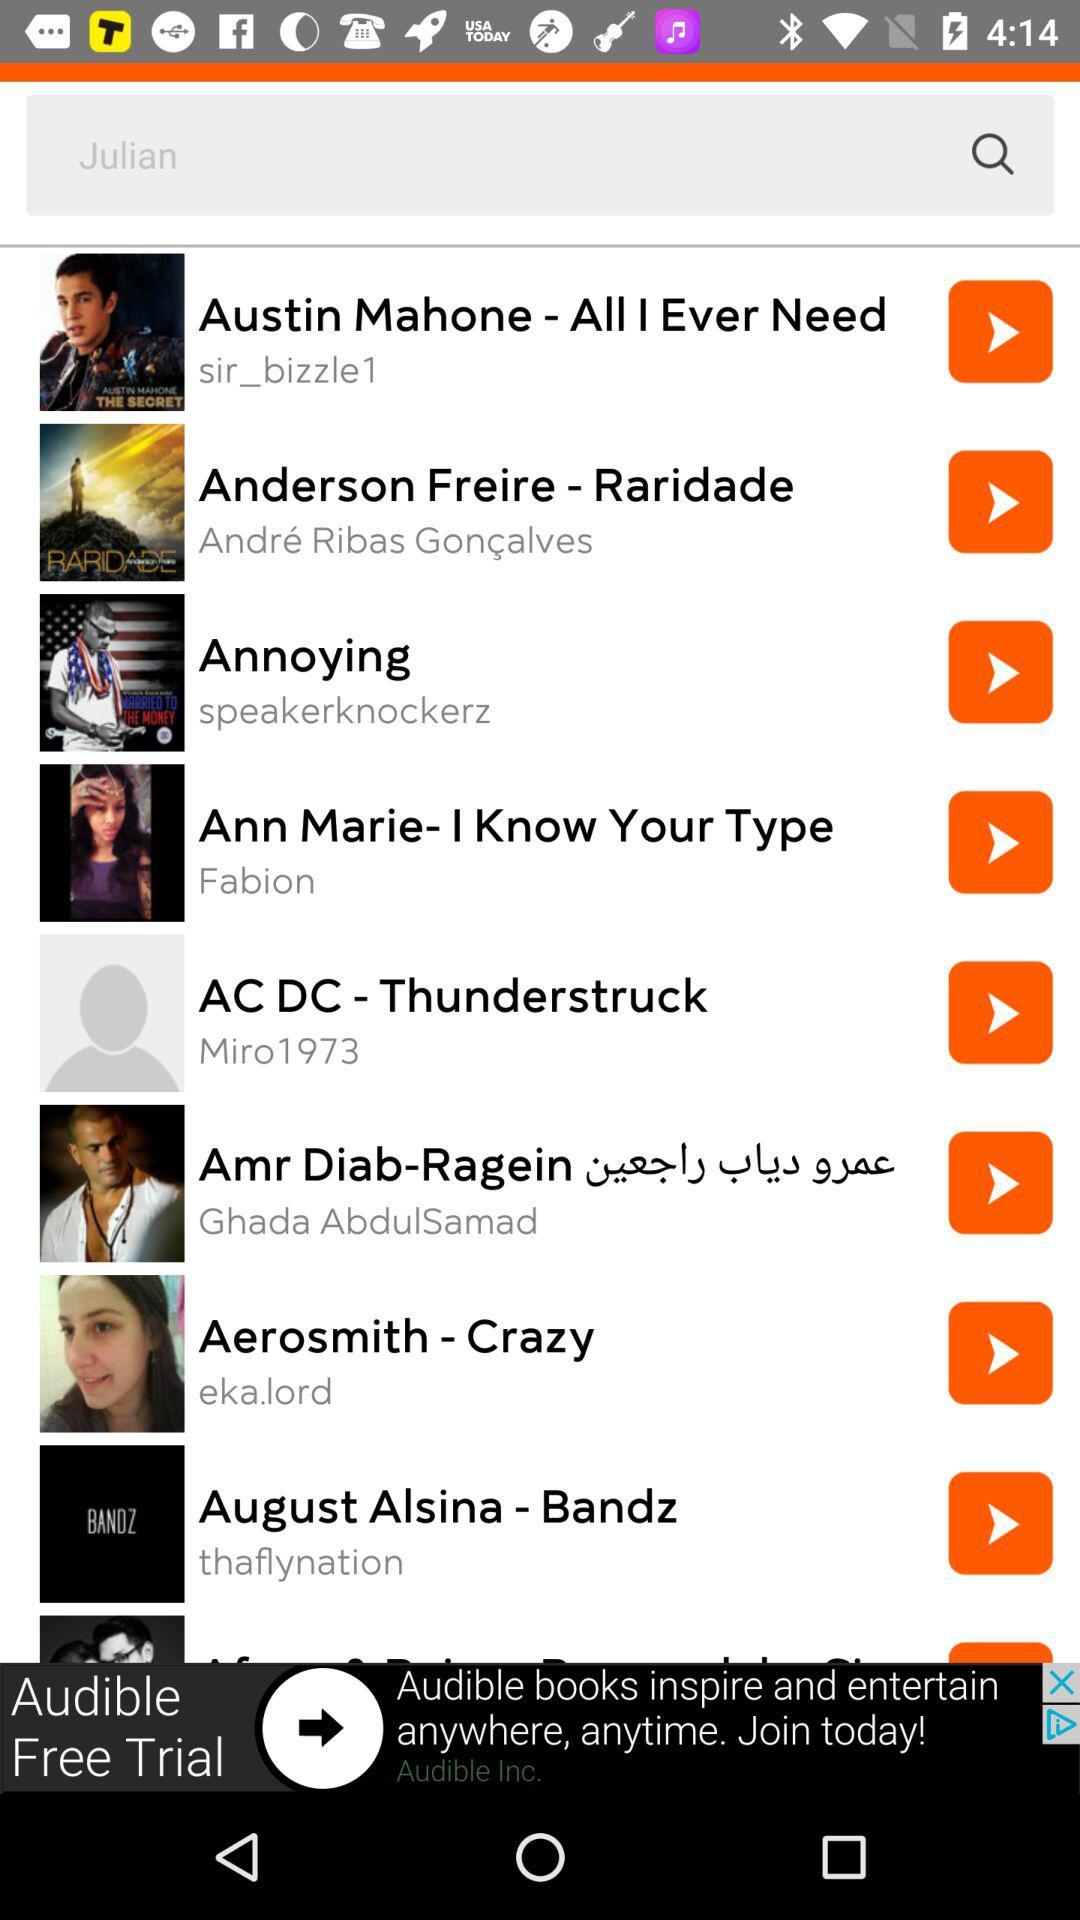  Describe the element at coordinates (540, 1727) in the screenshot. I see `open advertisement` at that location.